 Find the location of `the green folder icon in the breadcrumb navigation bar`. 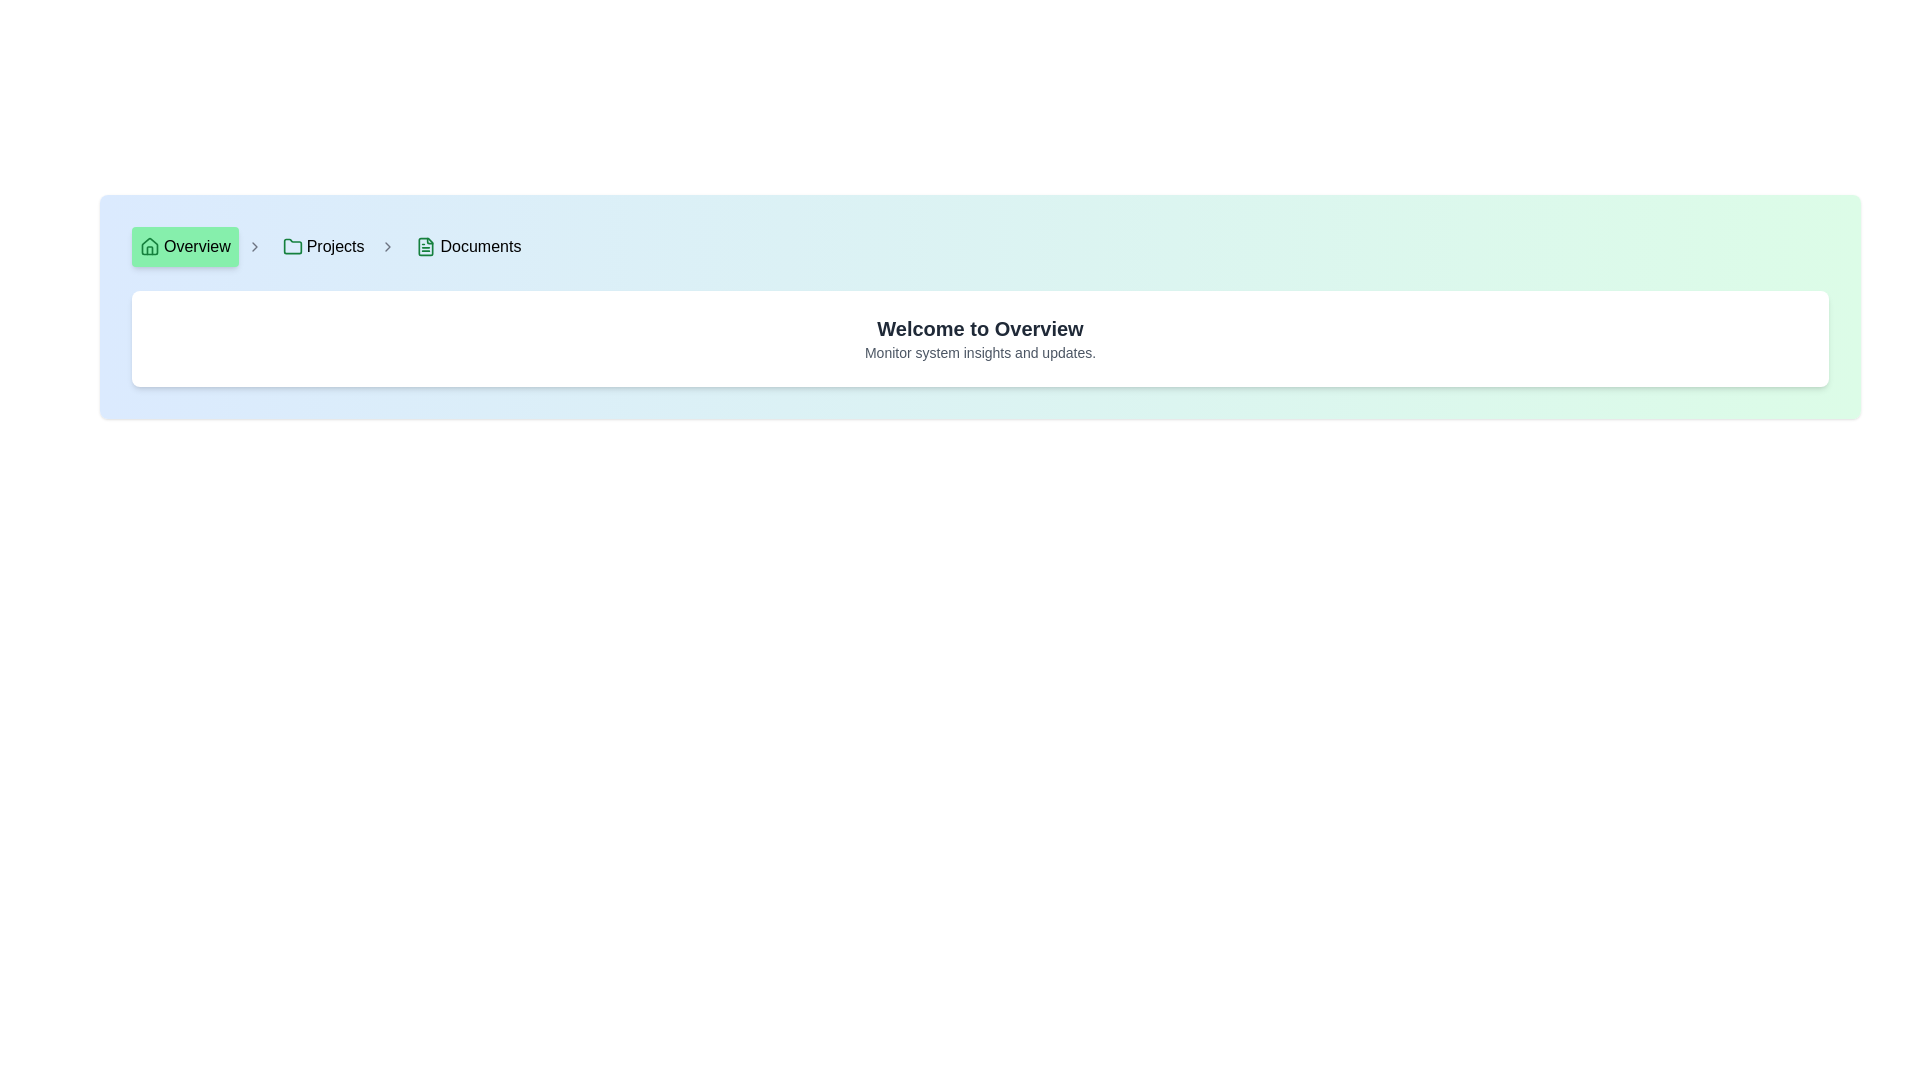

the green folder icon in the breadcrumb navigation bar is located at coordinates (291, 245).